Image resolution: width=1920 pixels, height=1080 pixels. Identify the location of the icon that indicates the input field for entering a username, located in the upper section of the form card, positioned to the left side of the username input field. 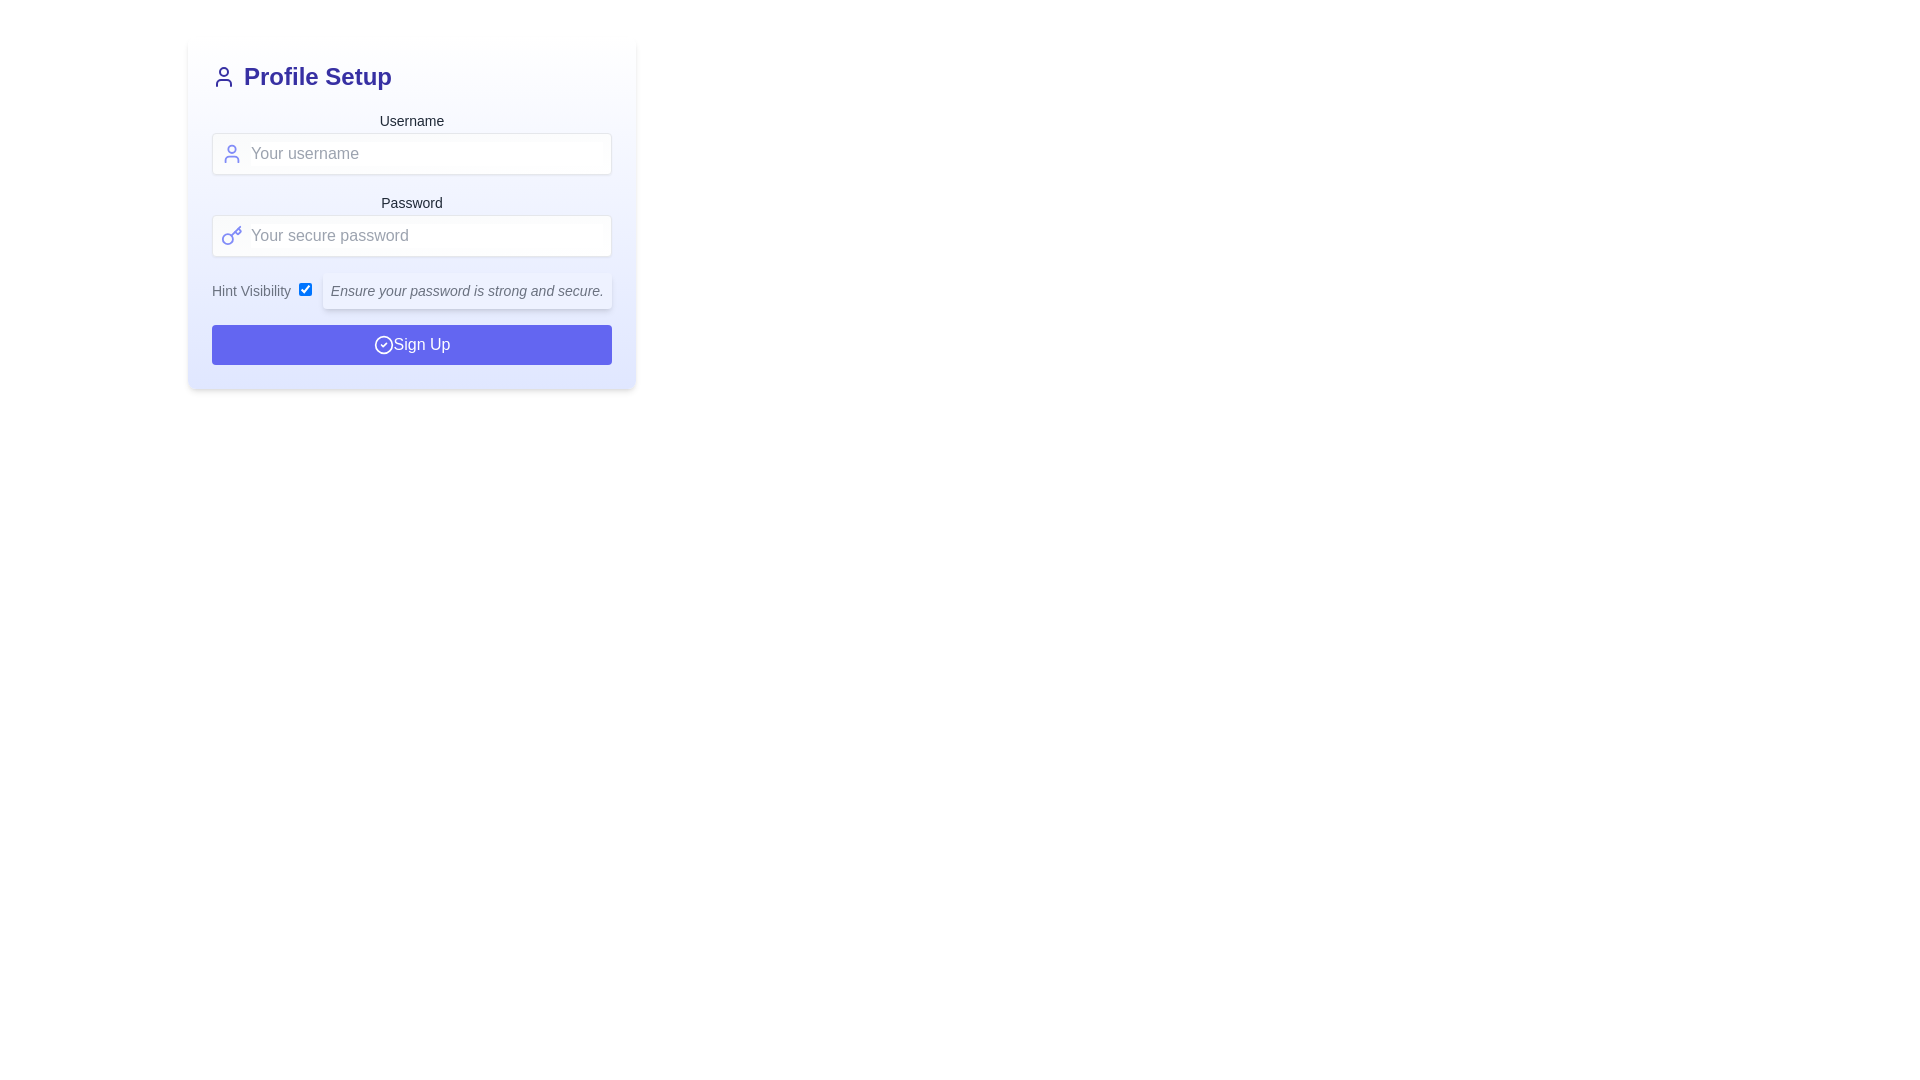
(232, 153).